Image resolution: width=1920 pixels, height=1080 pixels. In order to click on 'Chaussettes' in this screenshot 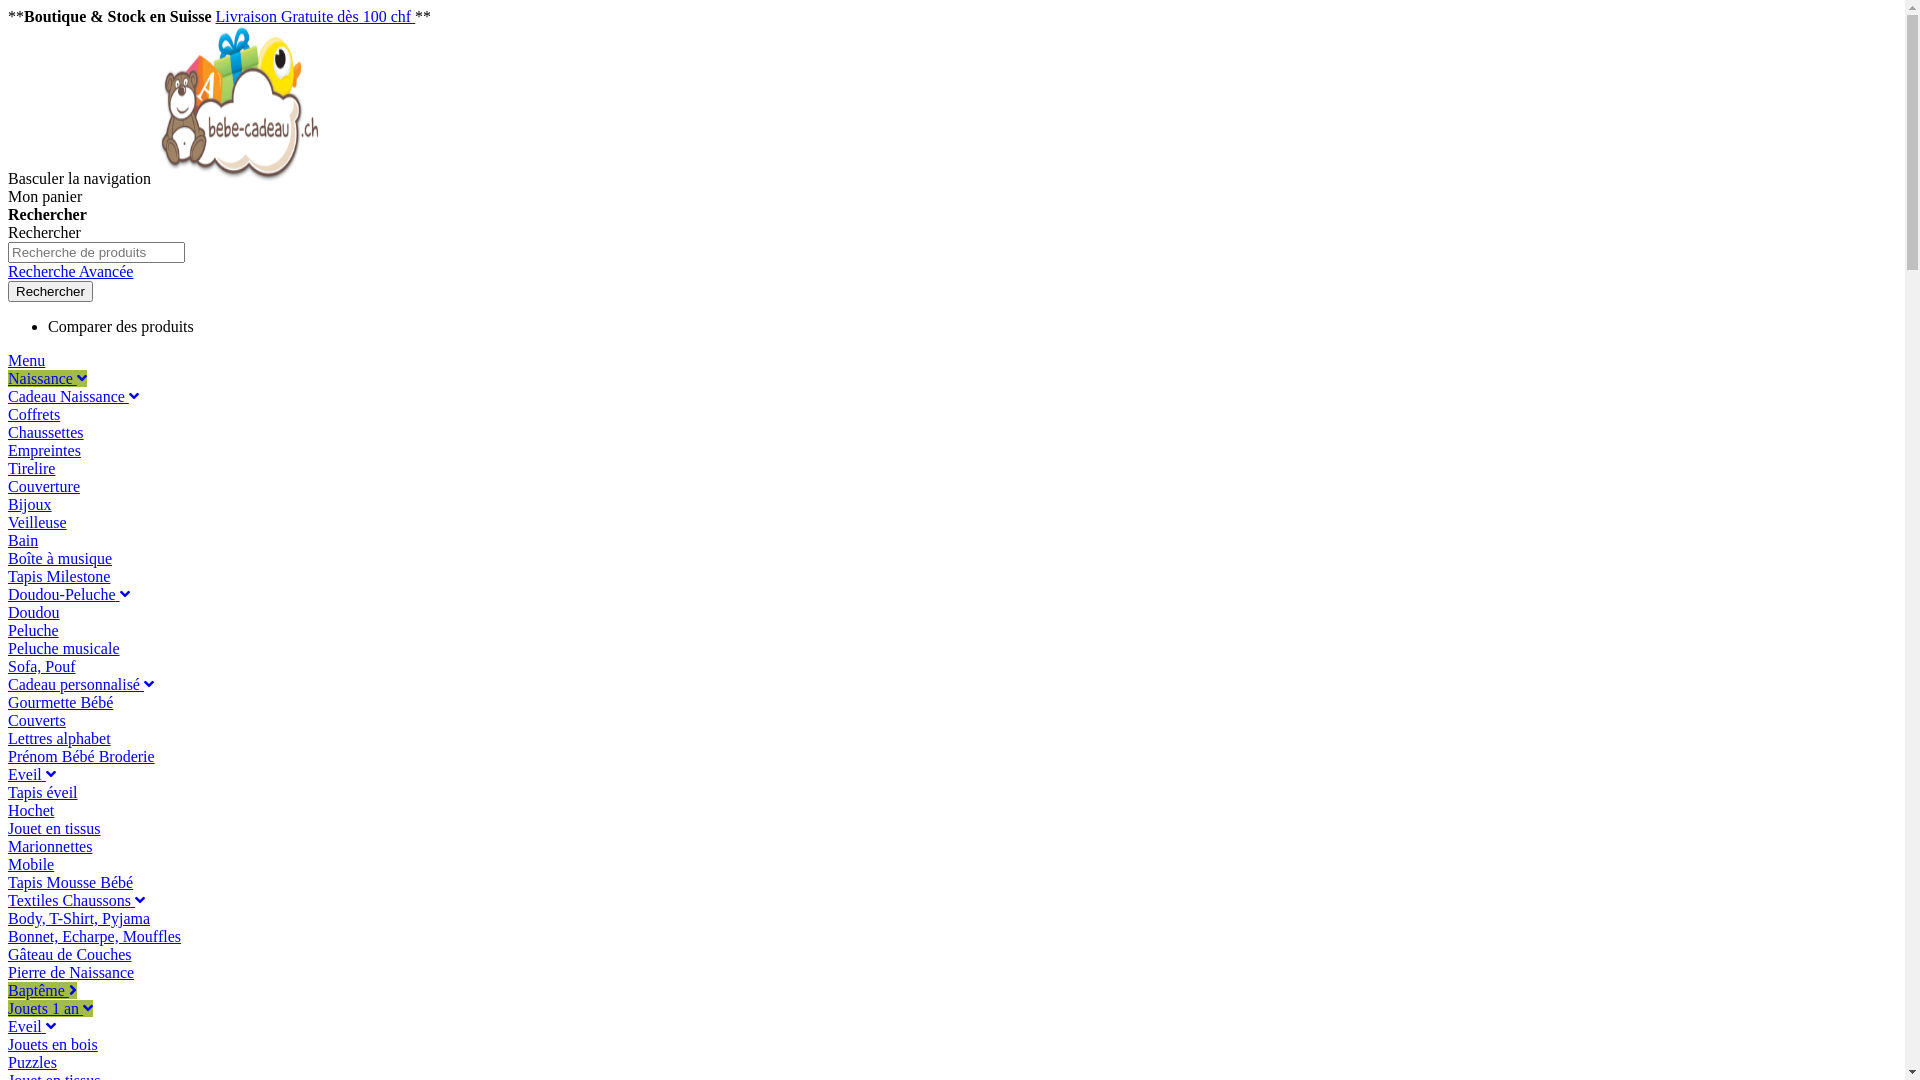, I will do `click(46, 431)`.